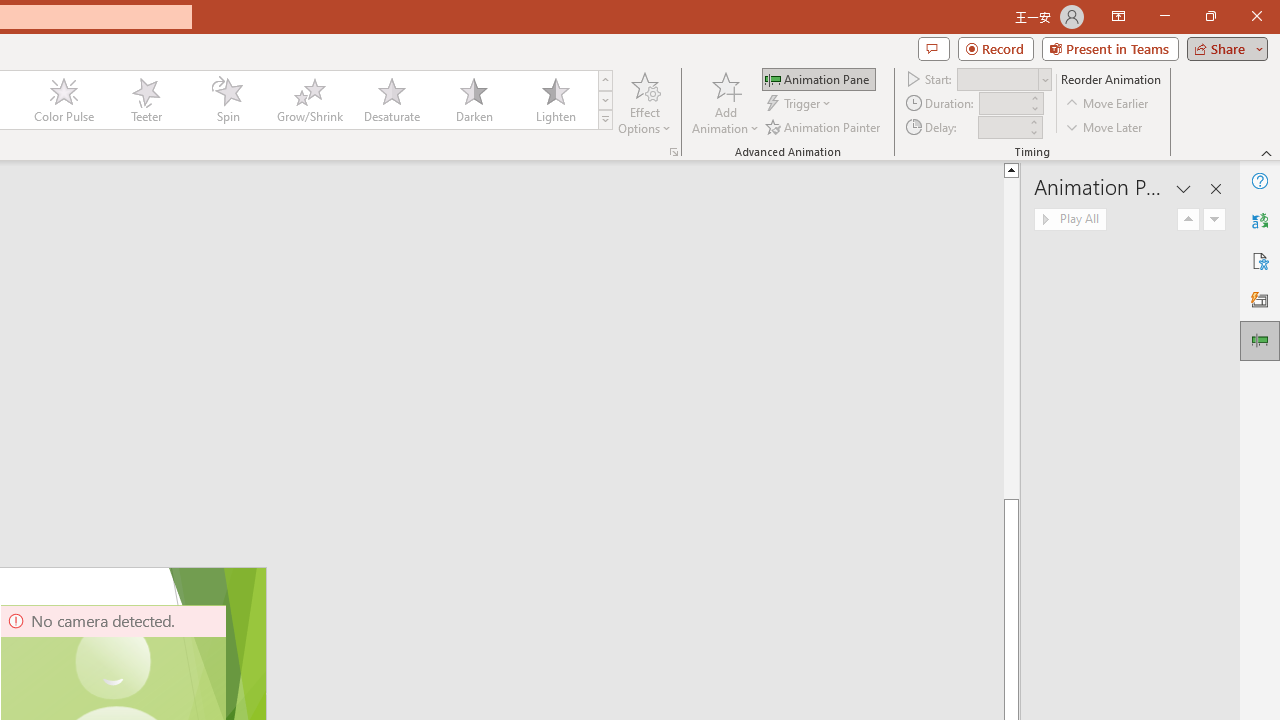 This screenshot has height=720, width=1280. What do you see at coordinates (308, 100) in the screenshot?
I see `'Grow/Shrink'` at bounding box center [308, 100].